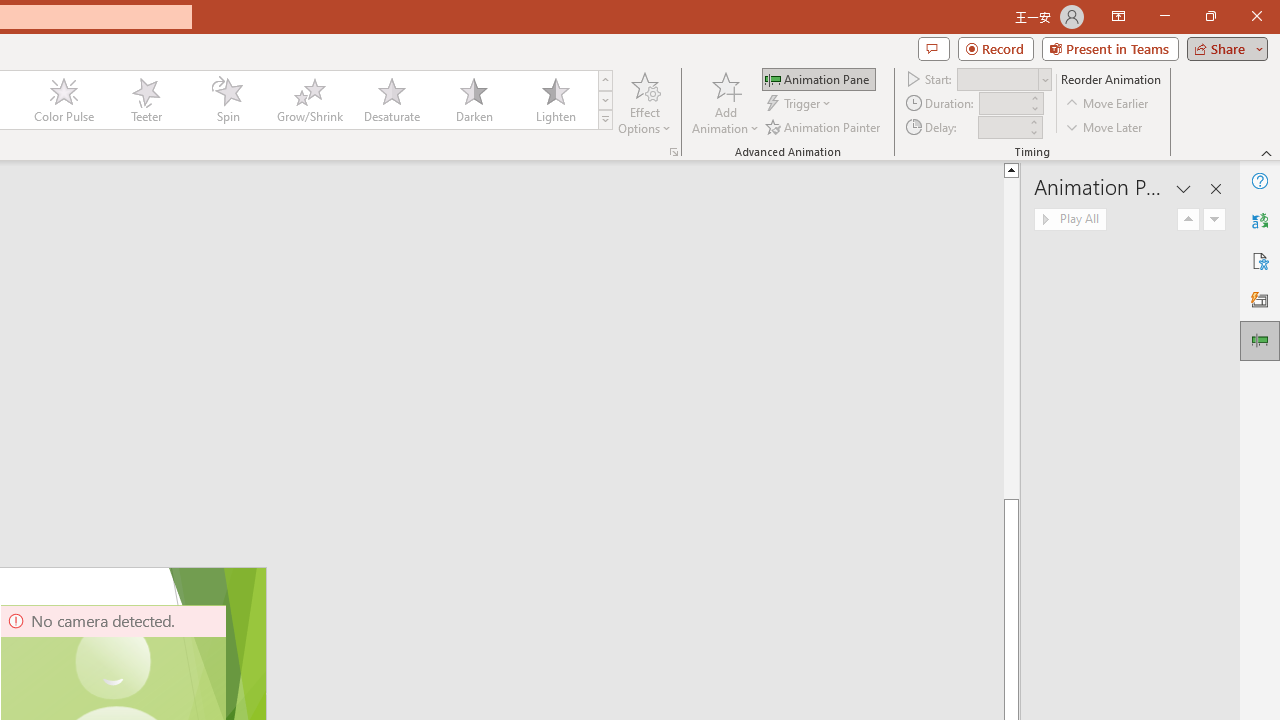 This screenshot has height=720, width=1280. What do you see at coordinates (308, 100) in the screenshot?
I see `'Grow/Shrink'` at bounding box center [308, 100].